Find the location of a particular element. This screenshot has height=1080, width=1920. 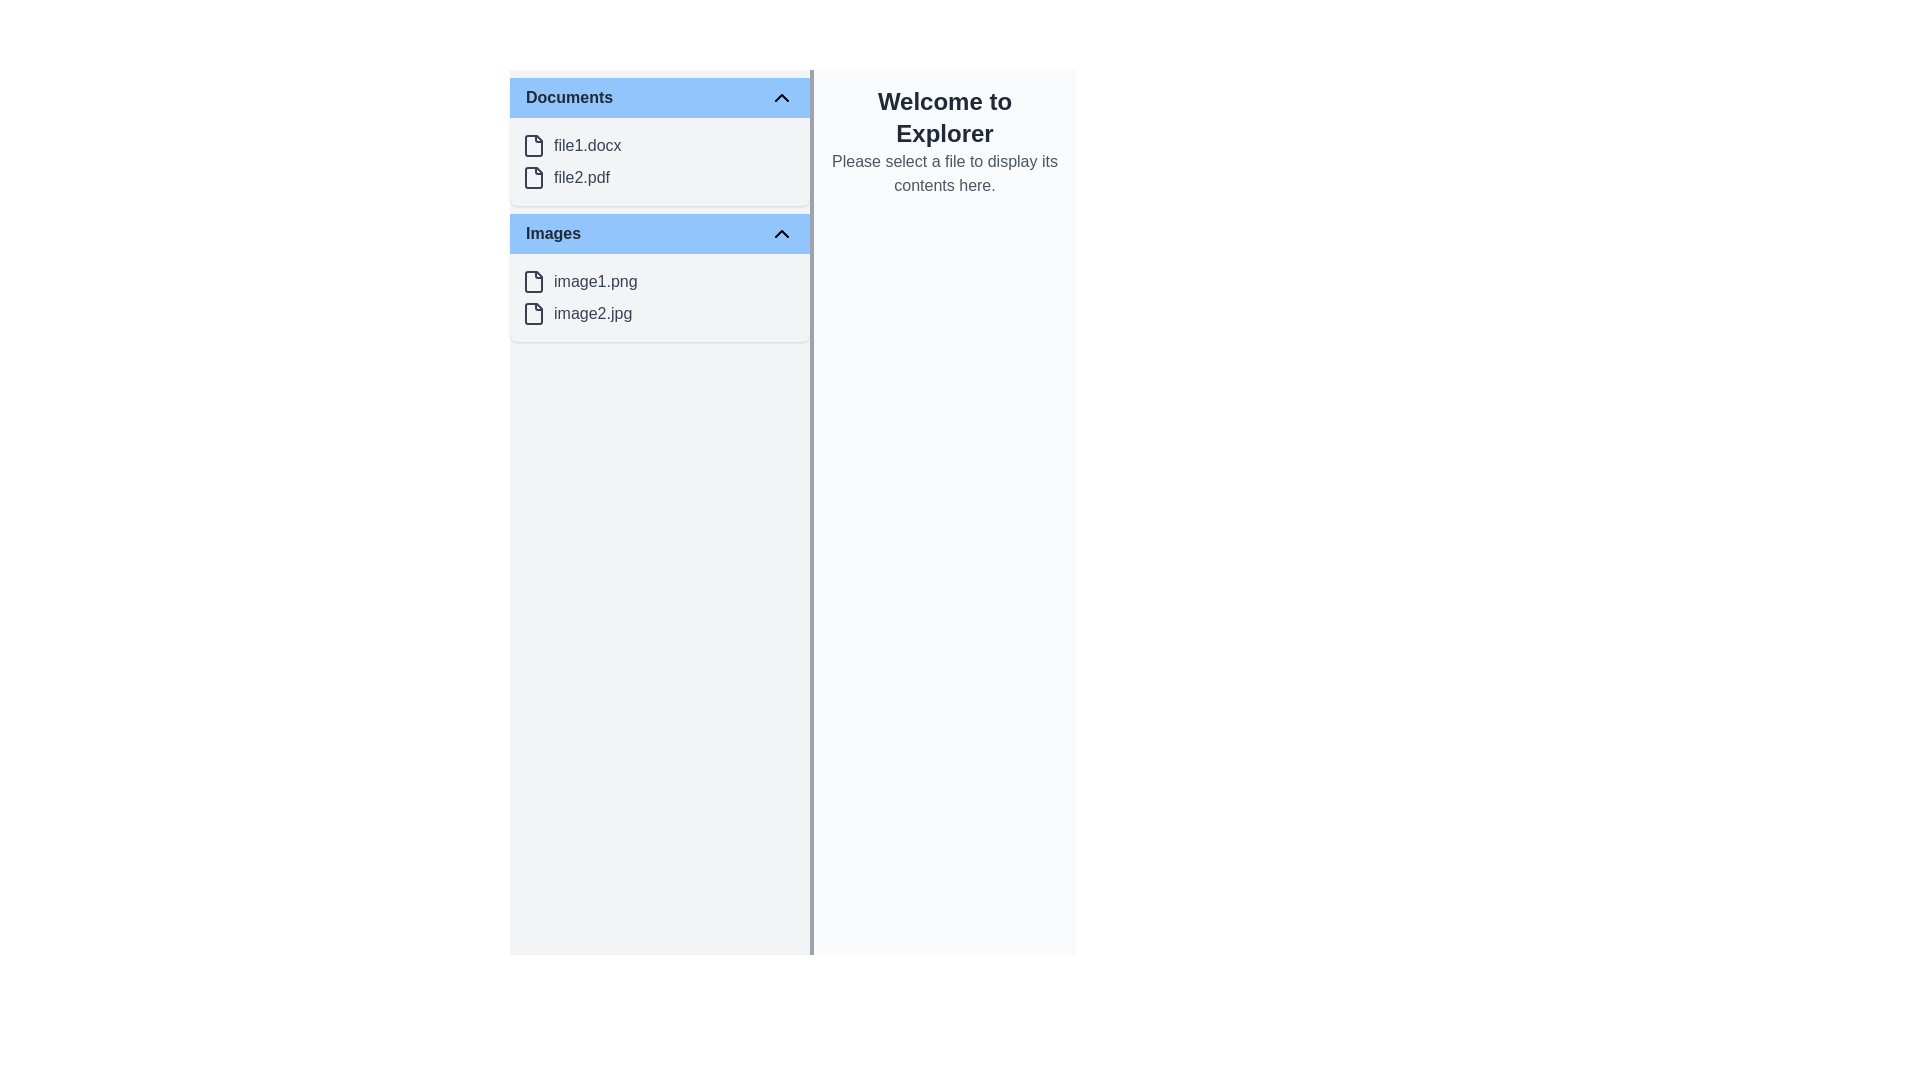

the document icon with a folded corner next to the label 'image1.png' in the 'Images' section of the sidebar is located at coordinates (533, 281).